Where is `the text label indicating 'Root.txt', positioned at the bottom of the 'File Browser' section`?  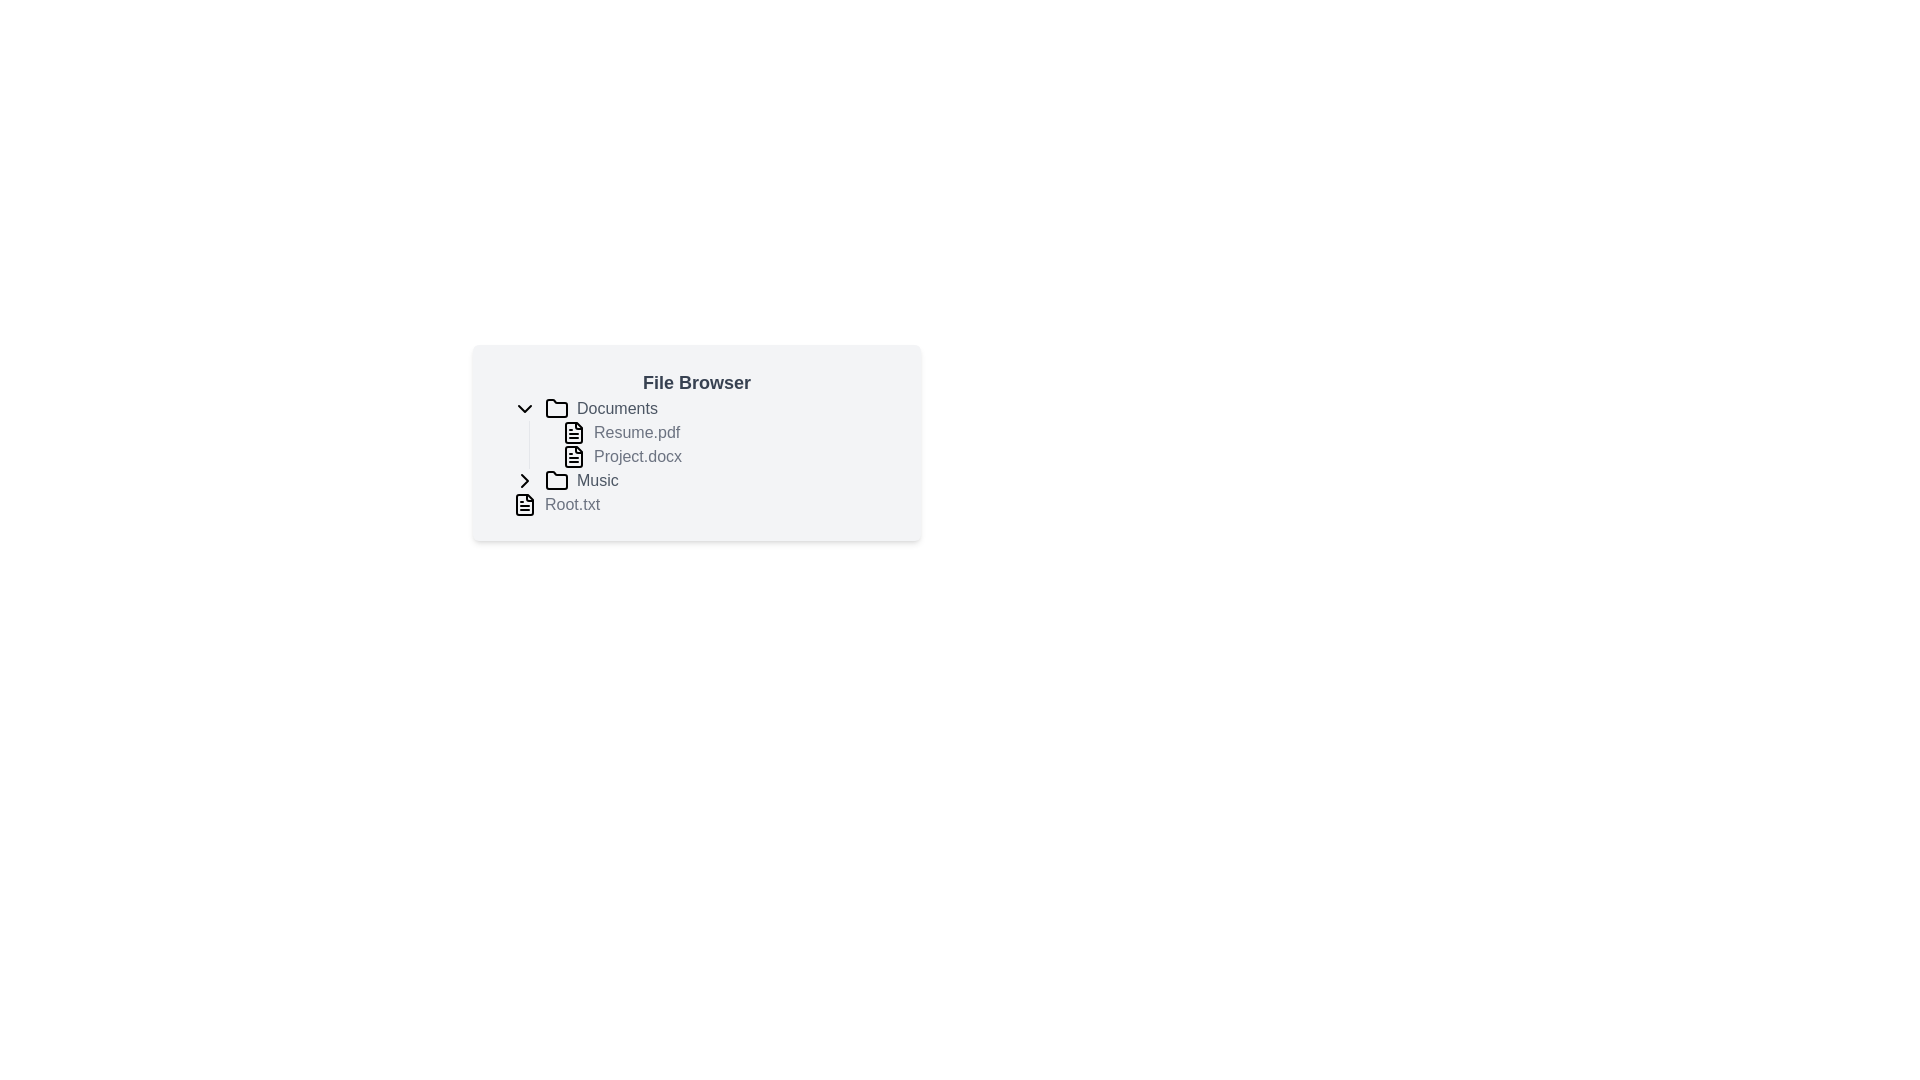 the text label indicating 'Root.txt', positioned at the bottom of the 'File Browser' section is located at coordinates (571, 504).